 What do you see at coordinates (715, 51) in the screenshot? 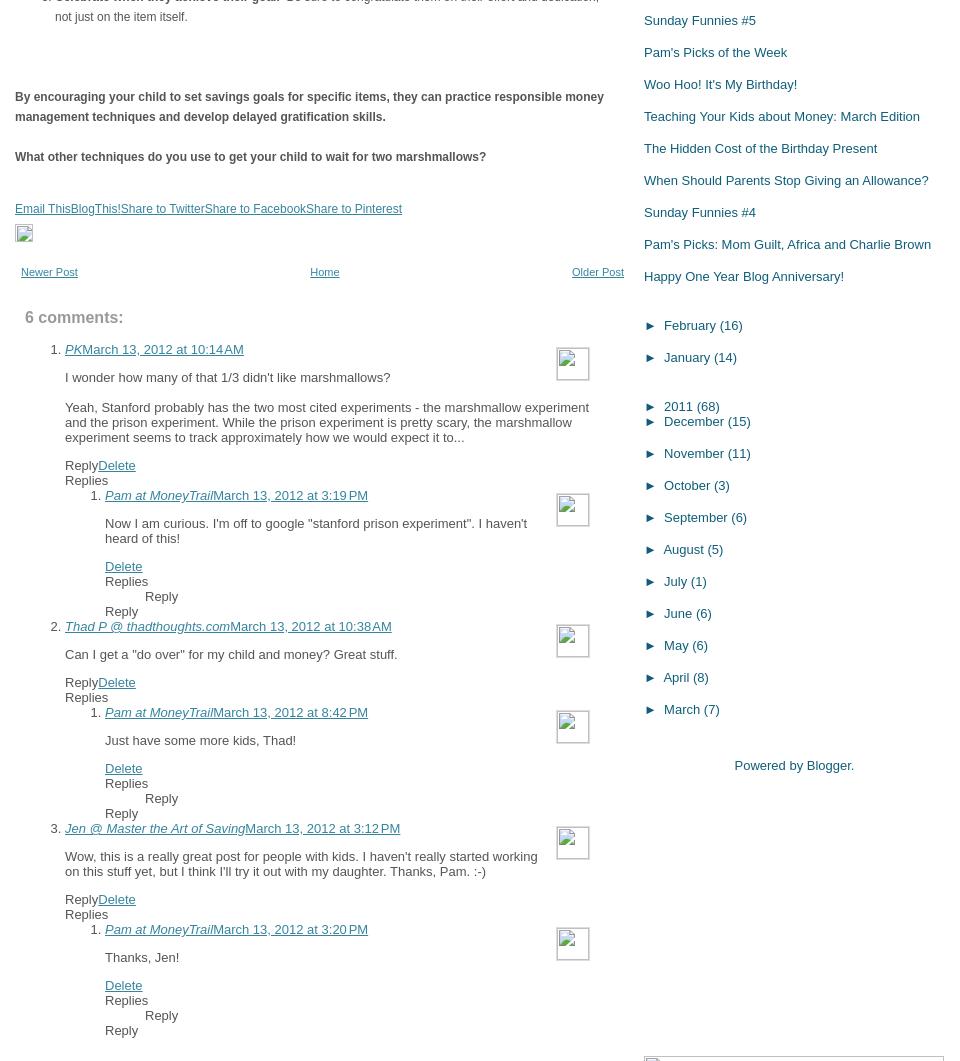
I see `'Pam's Picks of the Week'` at bounding box center [715, 51].